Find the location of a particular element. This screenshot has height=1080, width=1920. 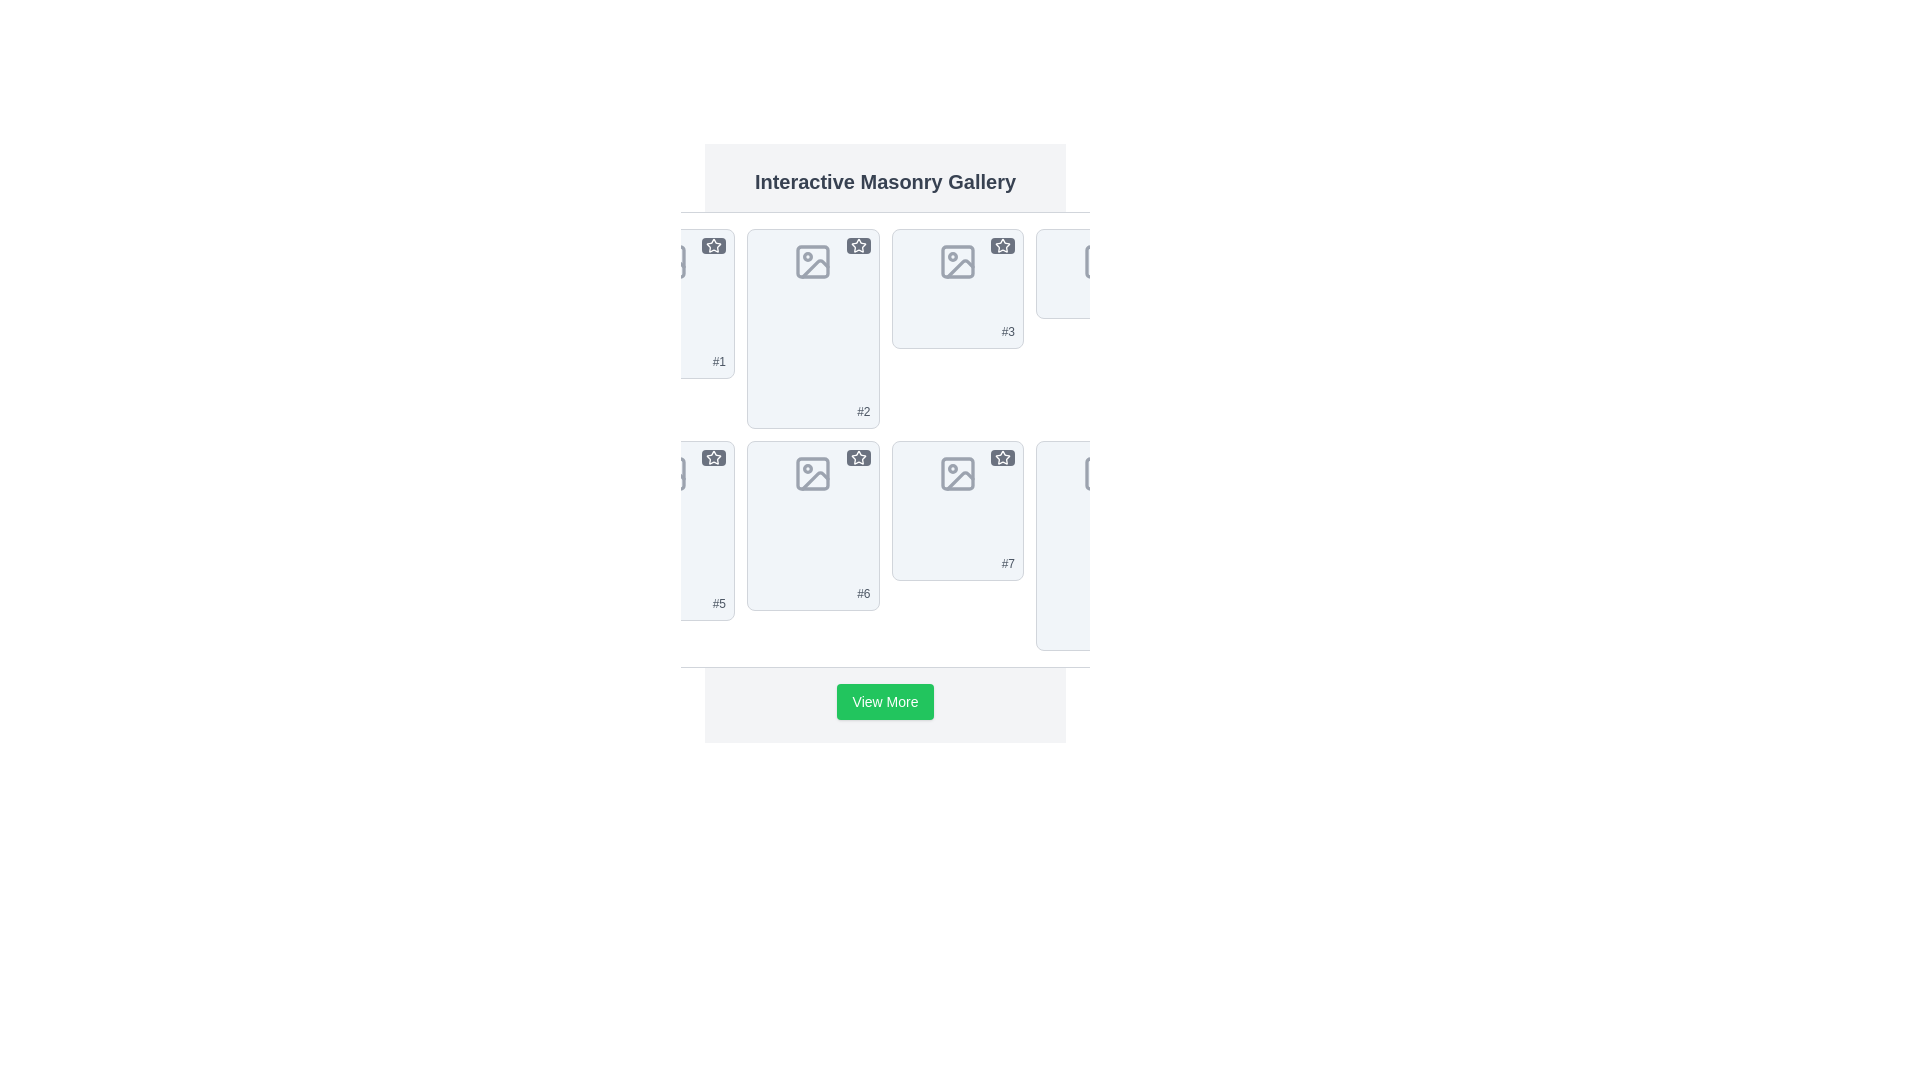

the pictorial icon representing an image placeholder, which is a bordered rectangle with a circular shape and triangular line pattern, located in card '#3' of the masonry gallery is located at coordinates (956, 261).